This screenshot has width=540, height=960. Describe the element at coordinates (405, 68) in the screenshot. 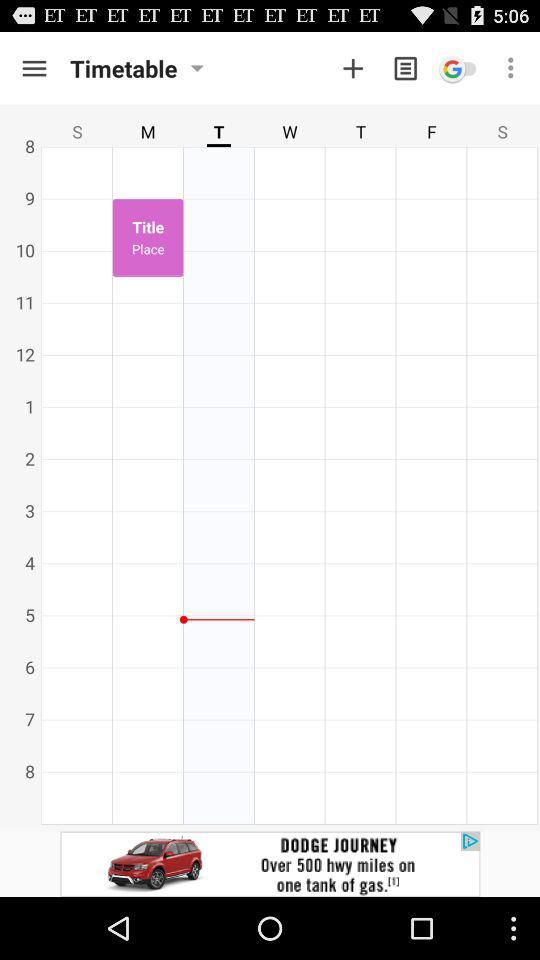

I see `the menu` at that location.